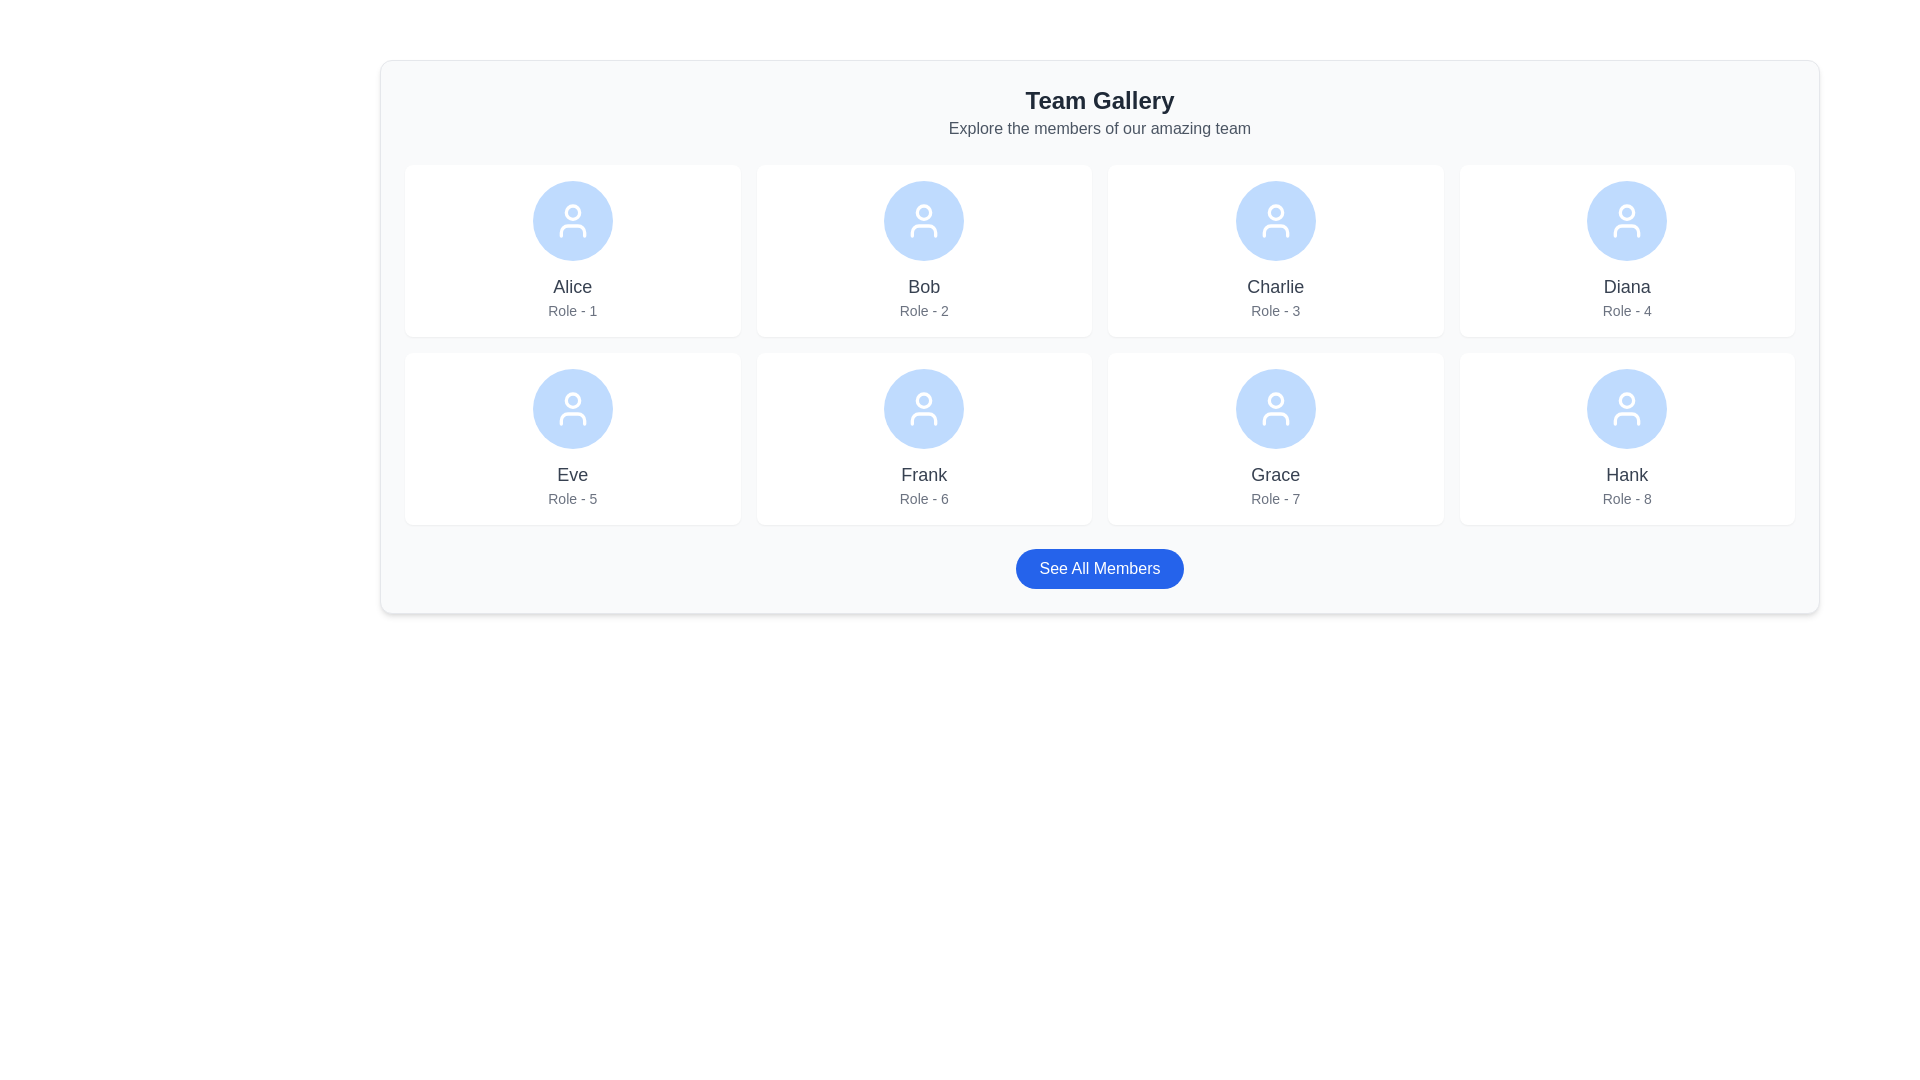  I want to click on the circular shape element within the user profile icon on the sixth card titled 'Frank Role - 6', so click(923, 400).